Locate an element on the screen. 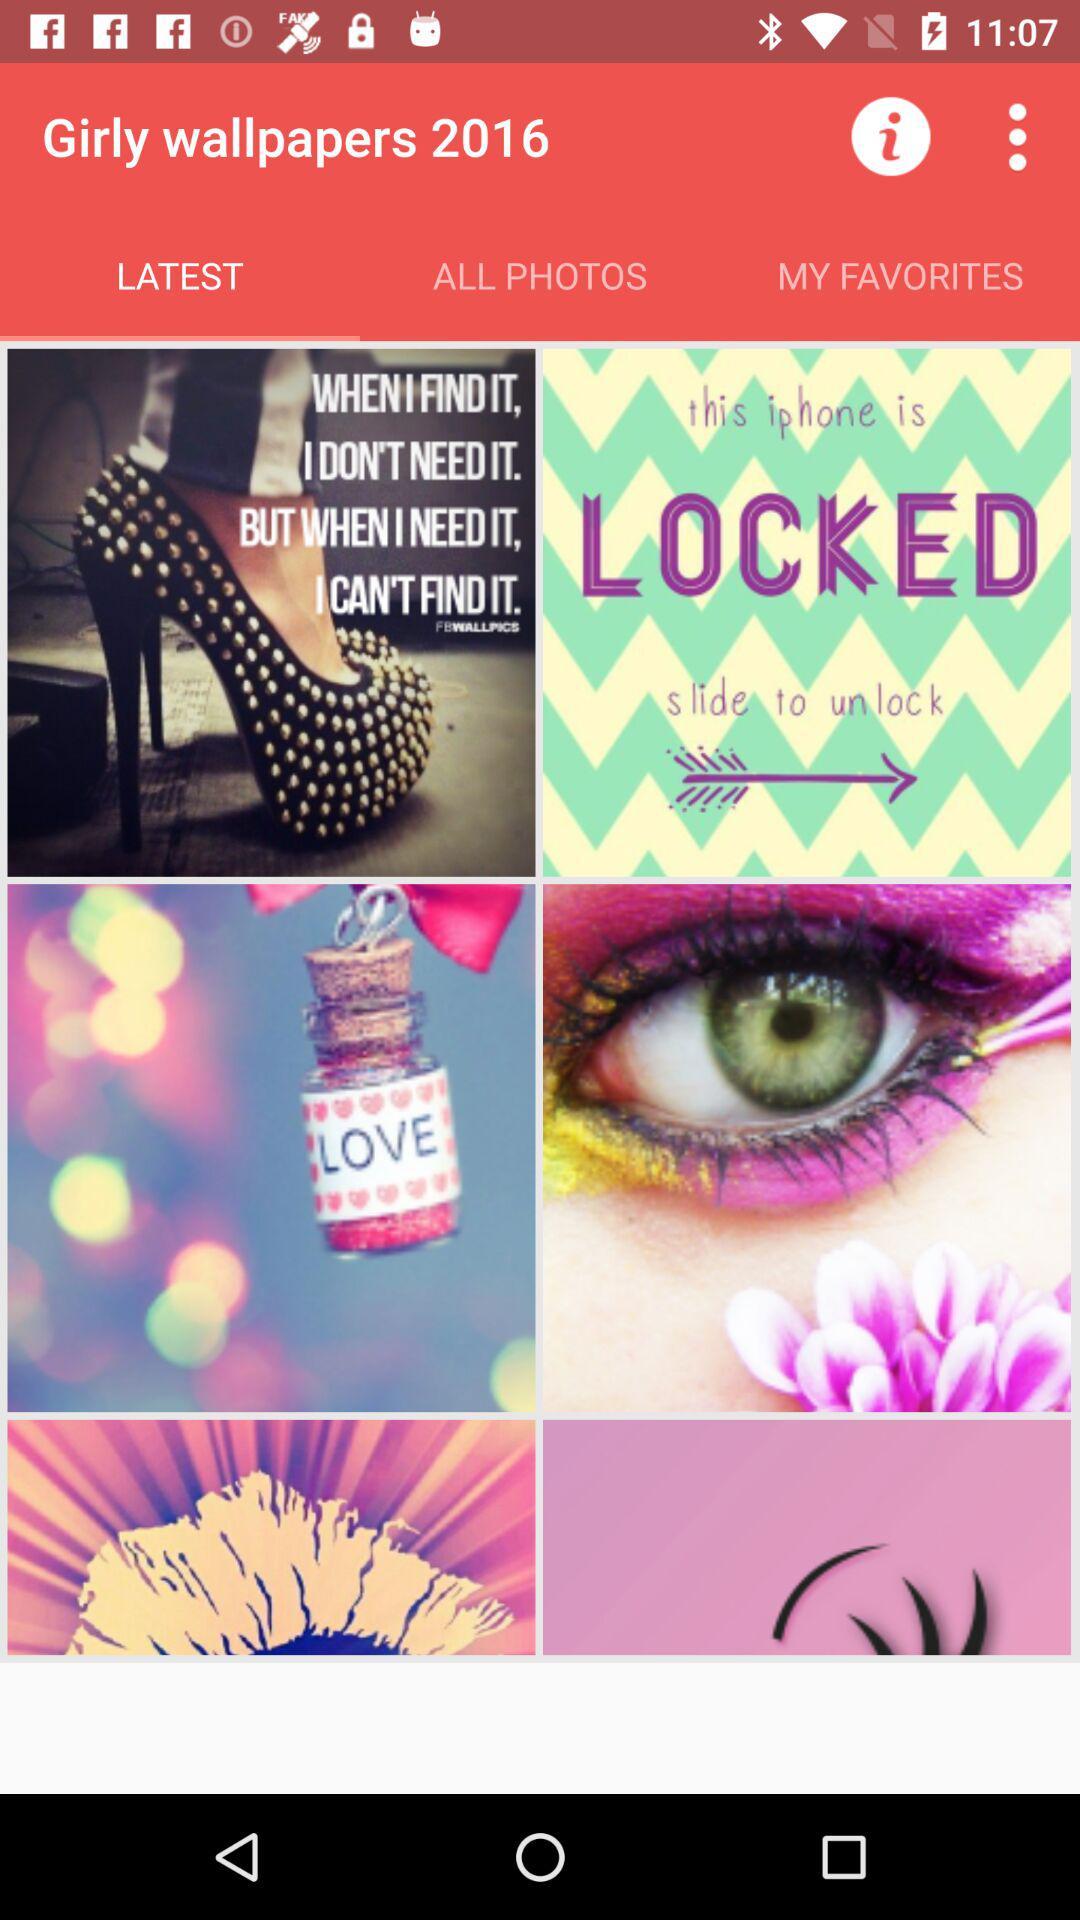  open menu is located at coordinates (1017, 135).